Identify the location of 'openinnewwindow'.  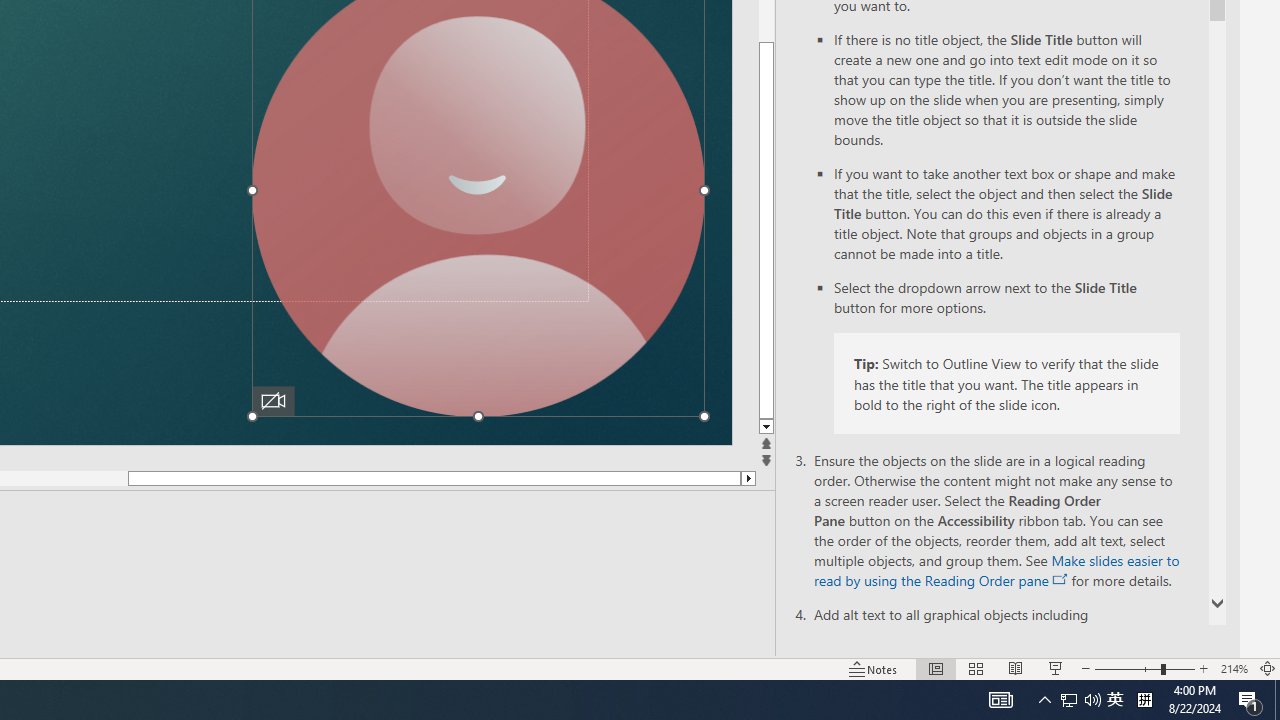
(1059, 579).